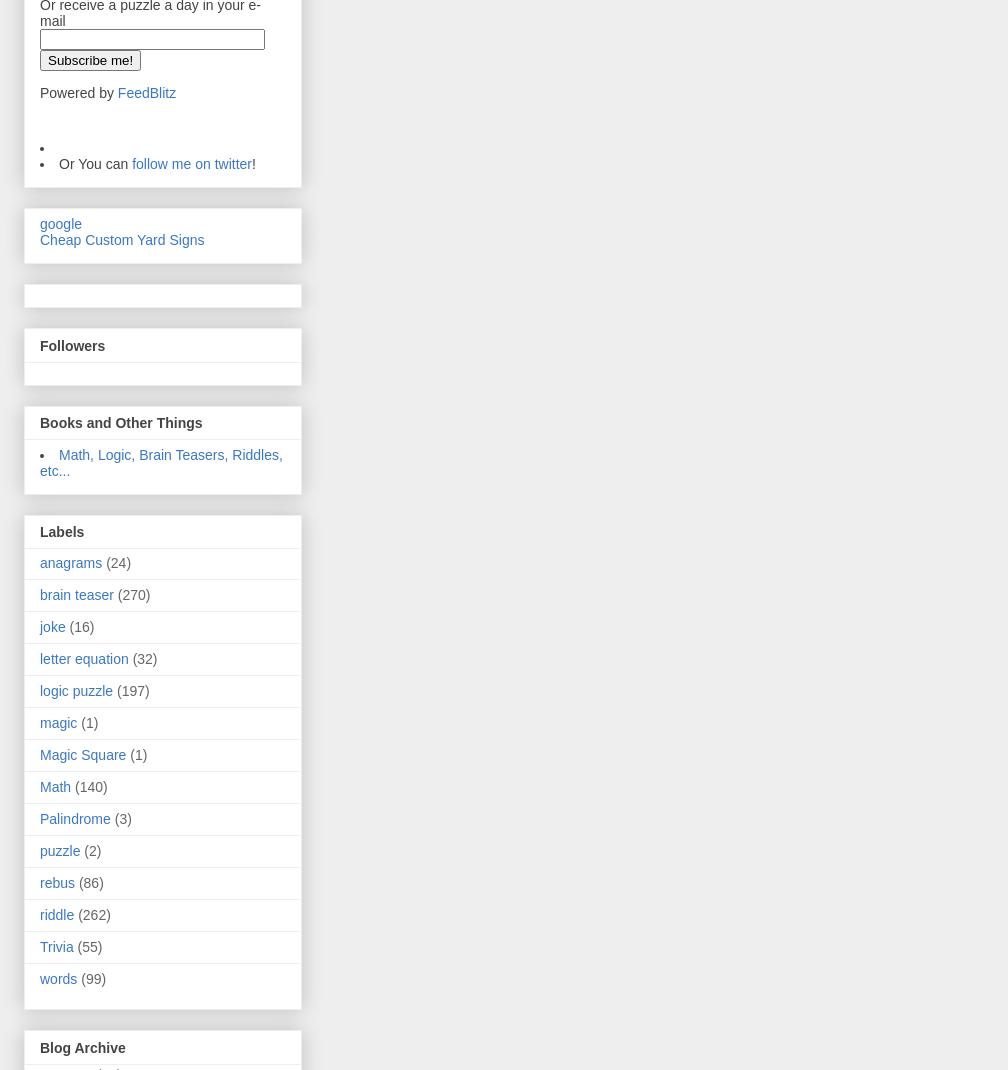 The image size is (1008, 1070). I want to click on '(86)', so click(78, 882).